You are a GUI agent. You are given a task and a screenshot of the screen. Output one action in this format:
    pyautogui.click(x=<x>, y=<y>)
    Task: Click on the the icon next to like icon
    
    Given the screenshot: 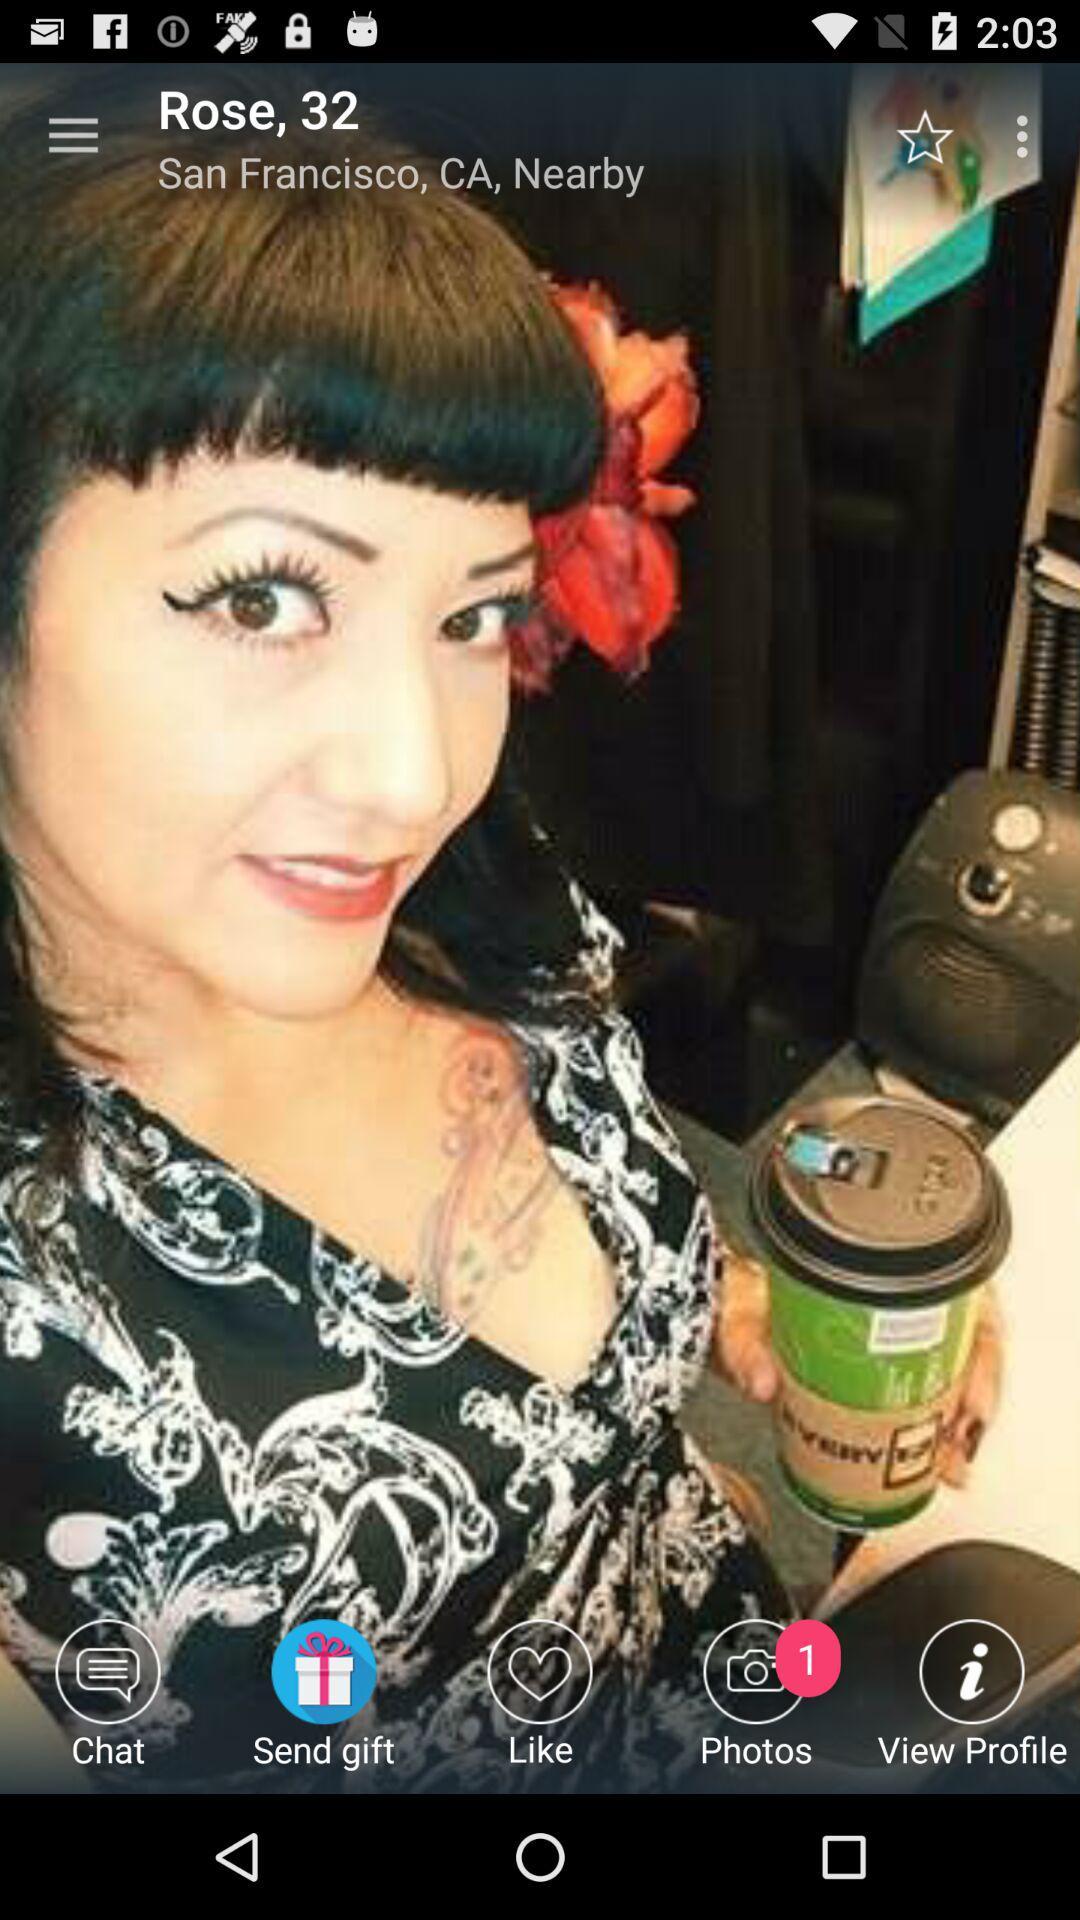 What is the action you would take?
    pyautogui.click(x=756, y=1705)
    